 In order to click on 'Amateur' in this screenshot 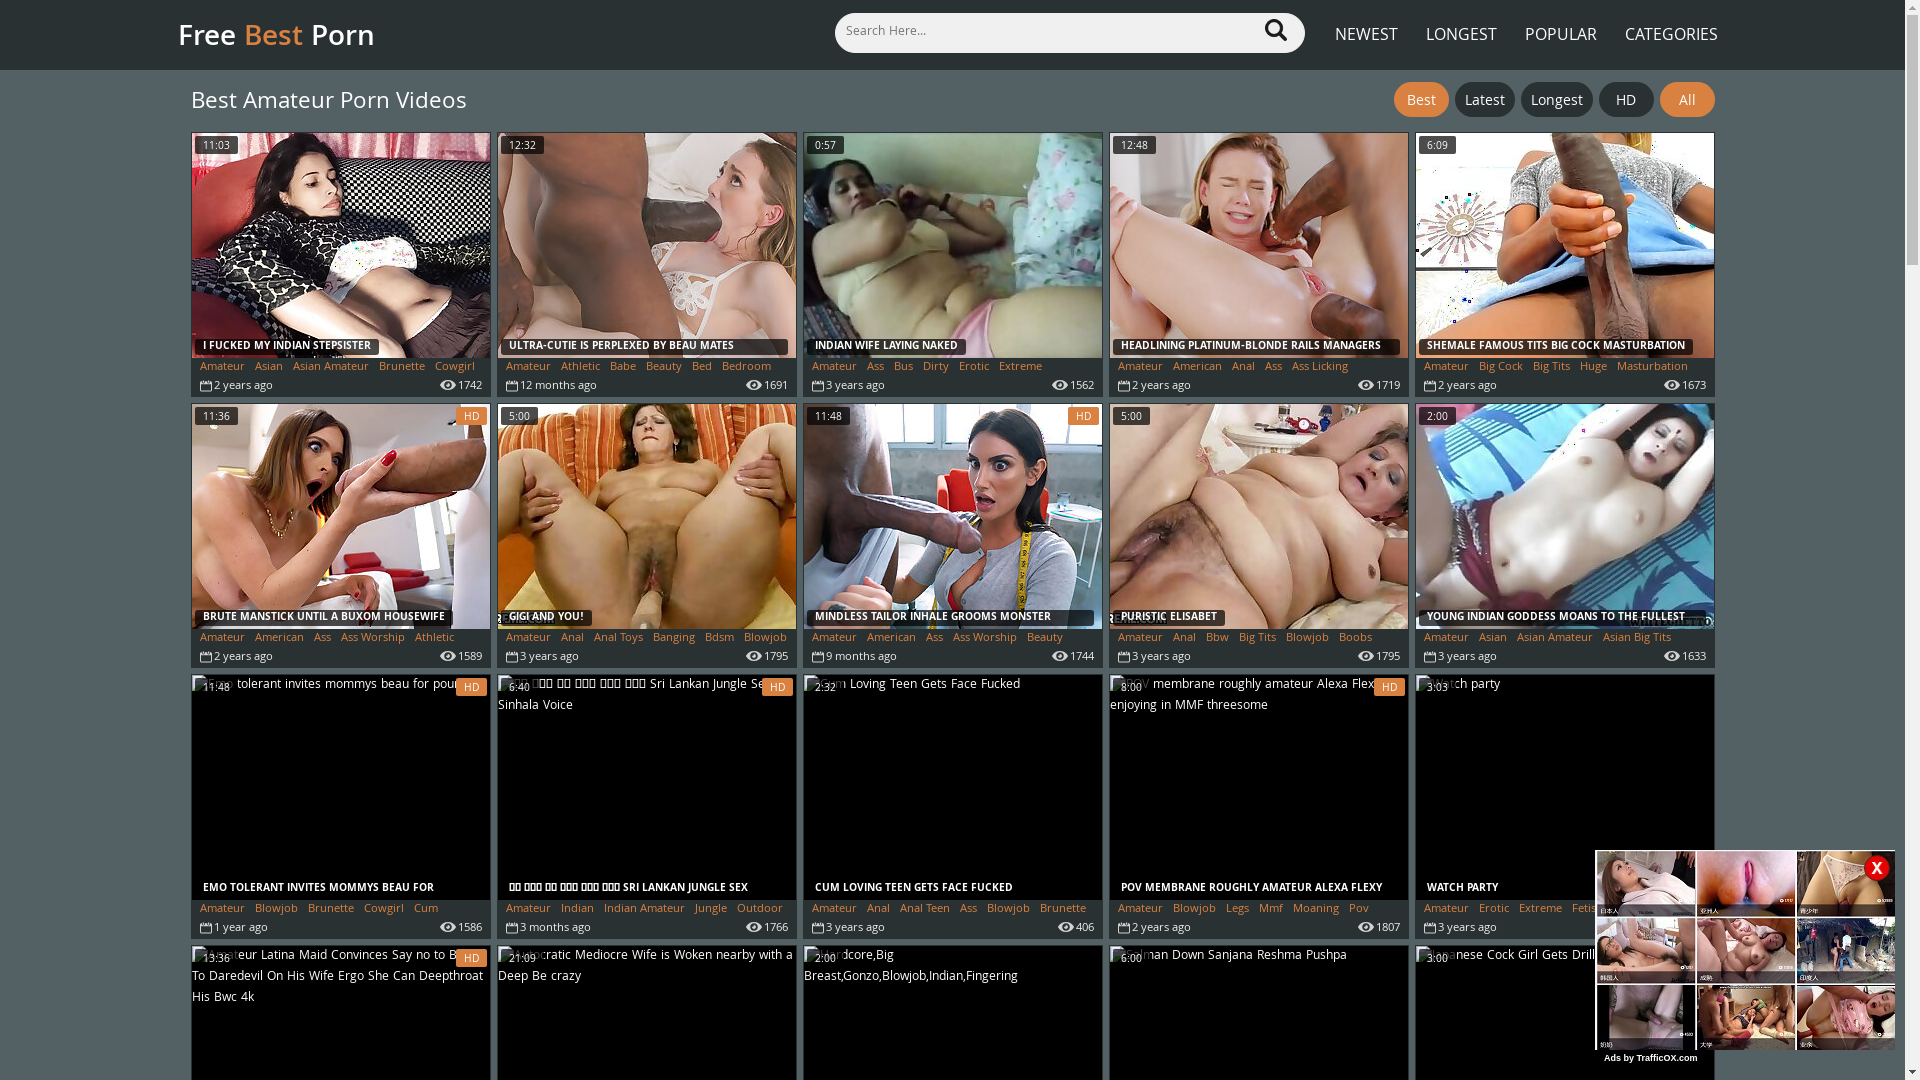, I will do `click(528, 909)`.